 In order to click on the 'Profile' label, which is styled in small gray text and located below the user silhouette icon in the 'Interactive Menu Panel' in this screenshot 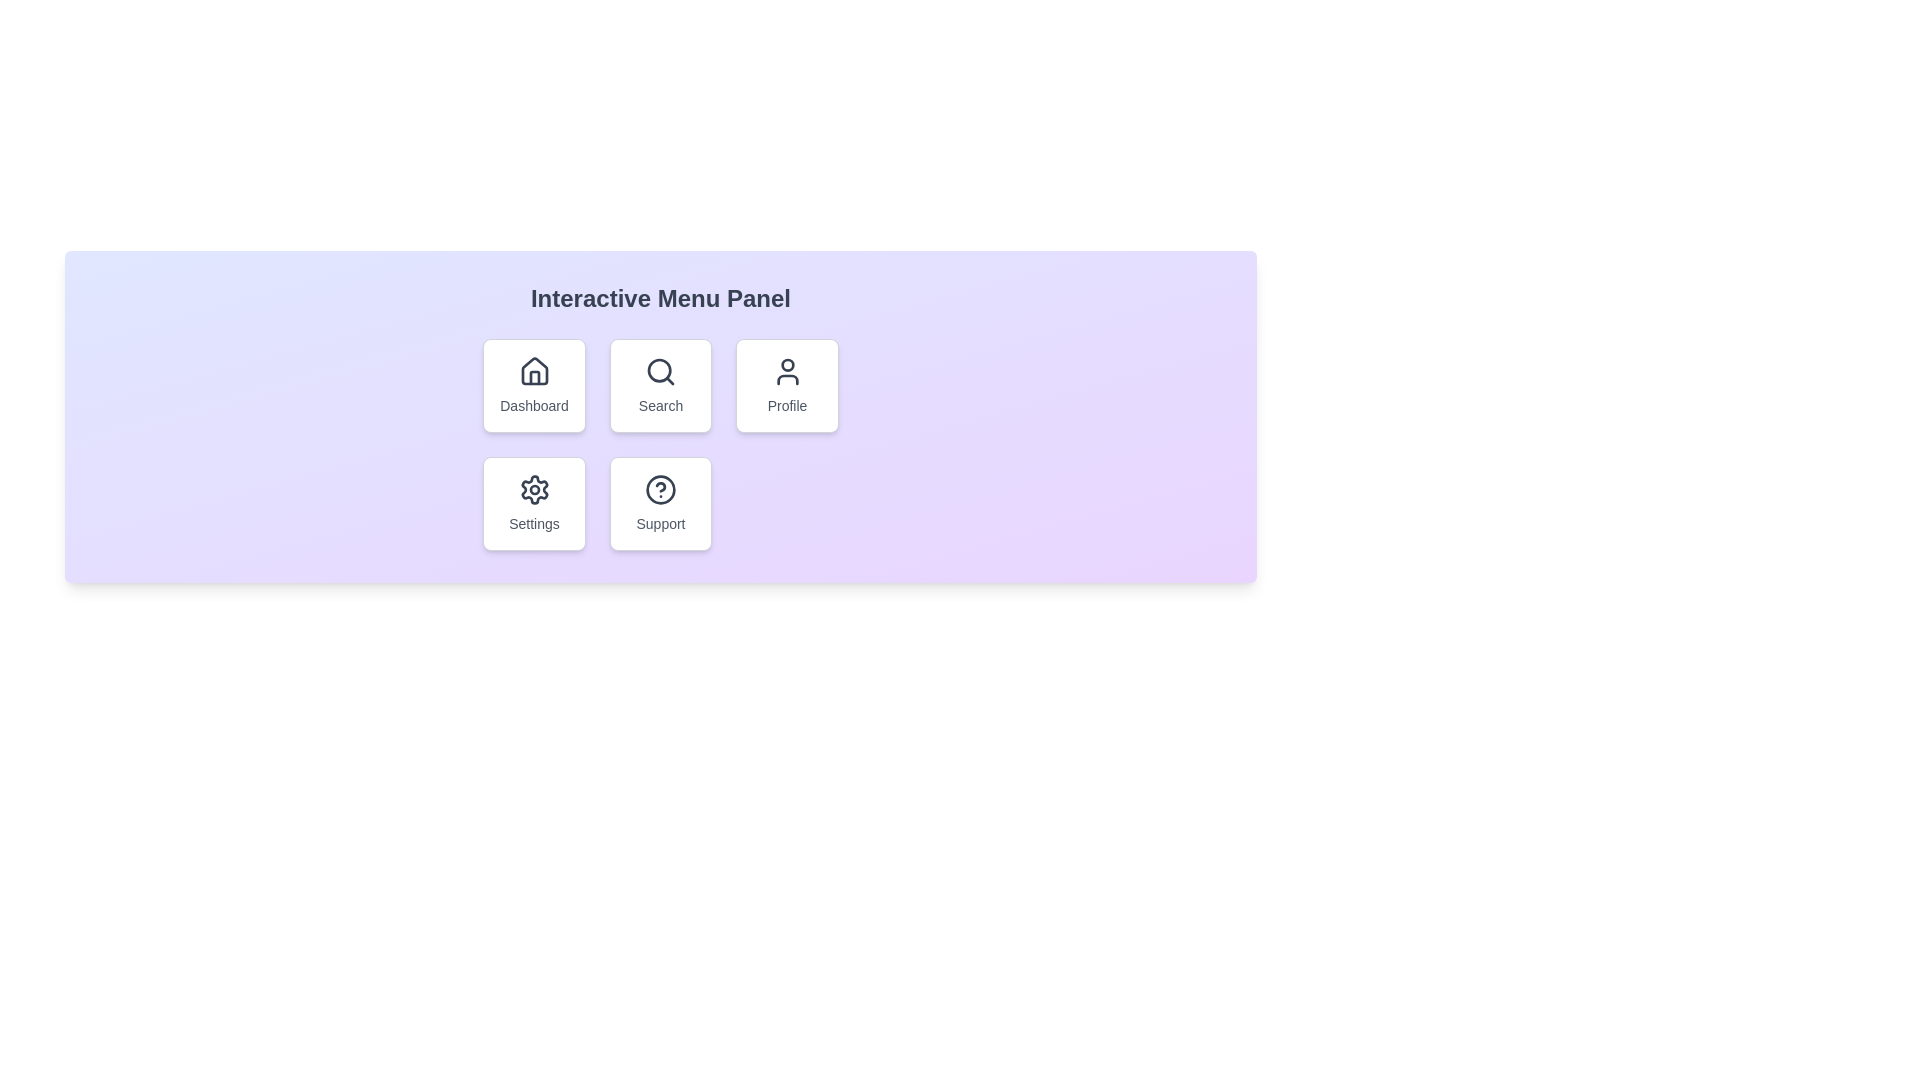, I will do `click(786, 405)`.